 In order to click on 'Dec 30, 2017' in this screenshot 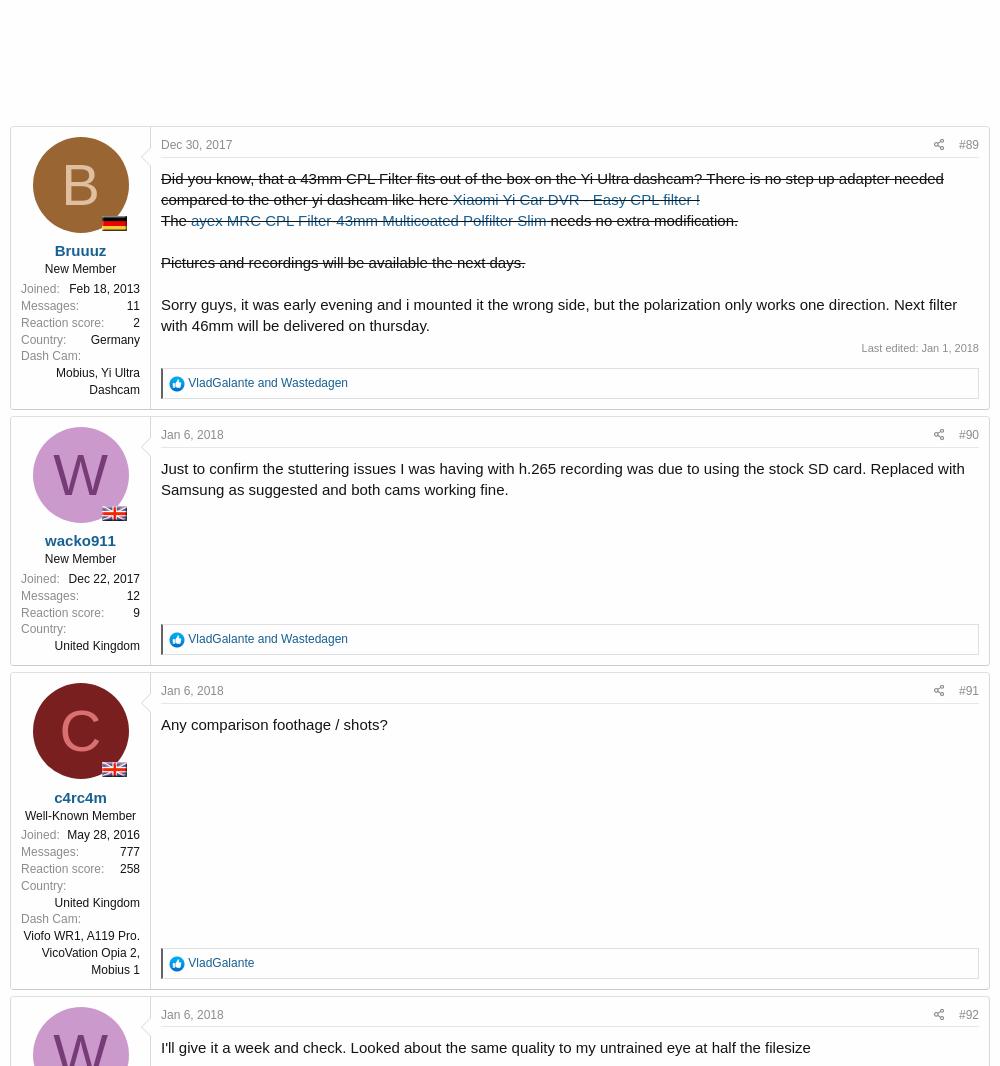, I will do `click(161, 143)`.